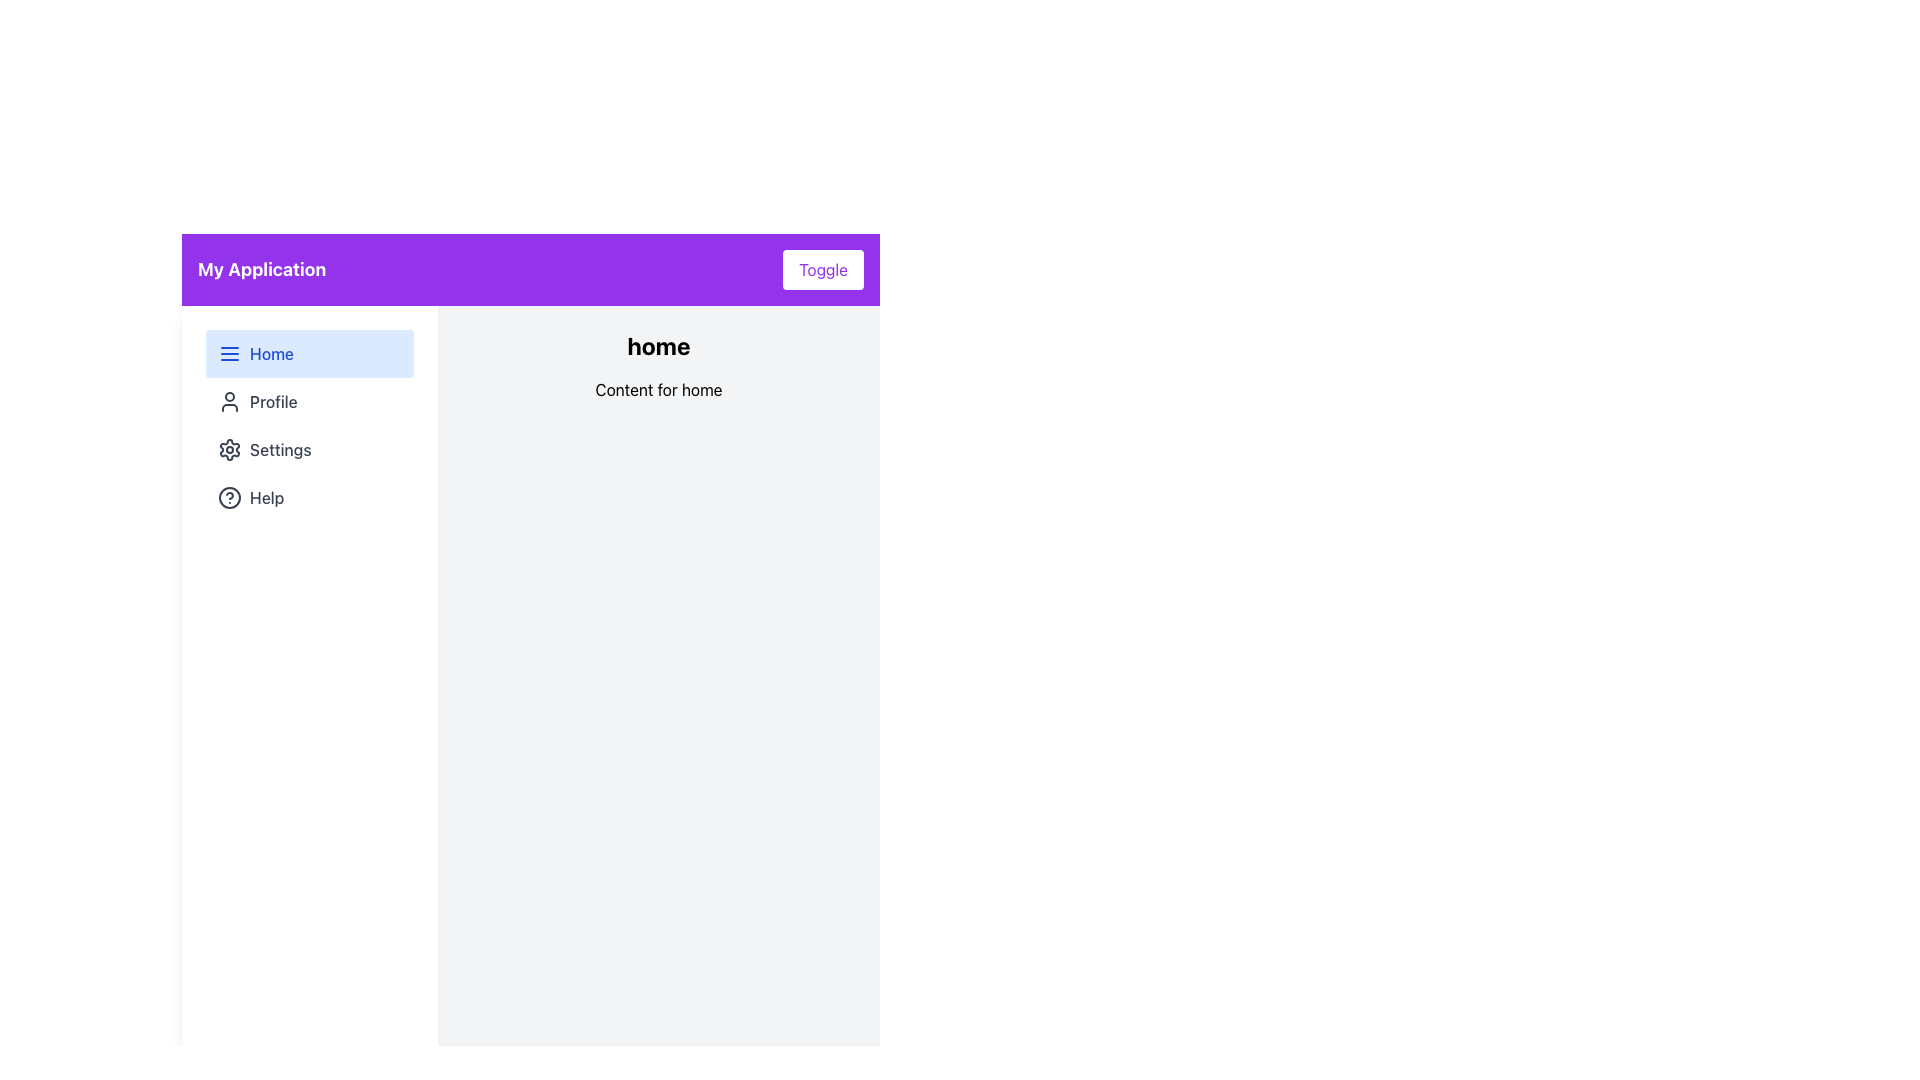 The image size is (1920, 1080). I want to click on the menu icon element, so click(230, 353).